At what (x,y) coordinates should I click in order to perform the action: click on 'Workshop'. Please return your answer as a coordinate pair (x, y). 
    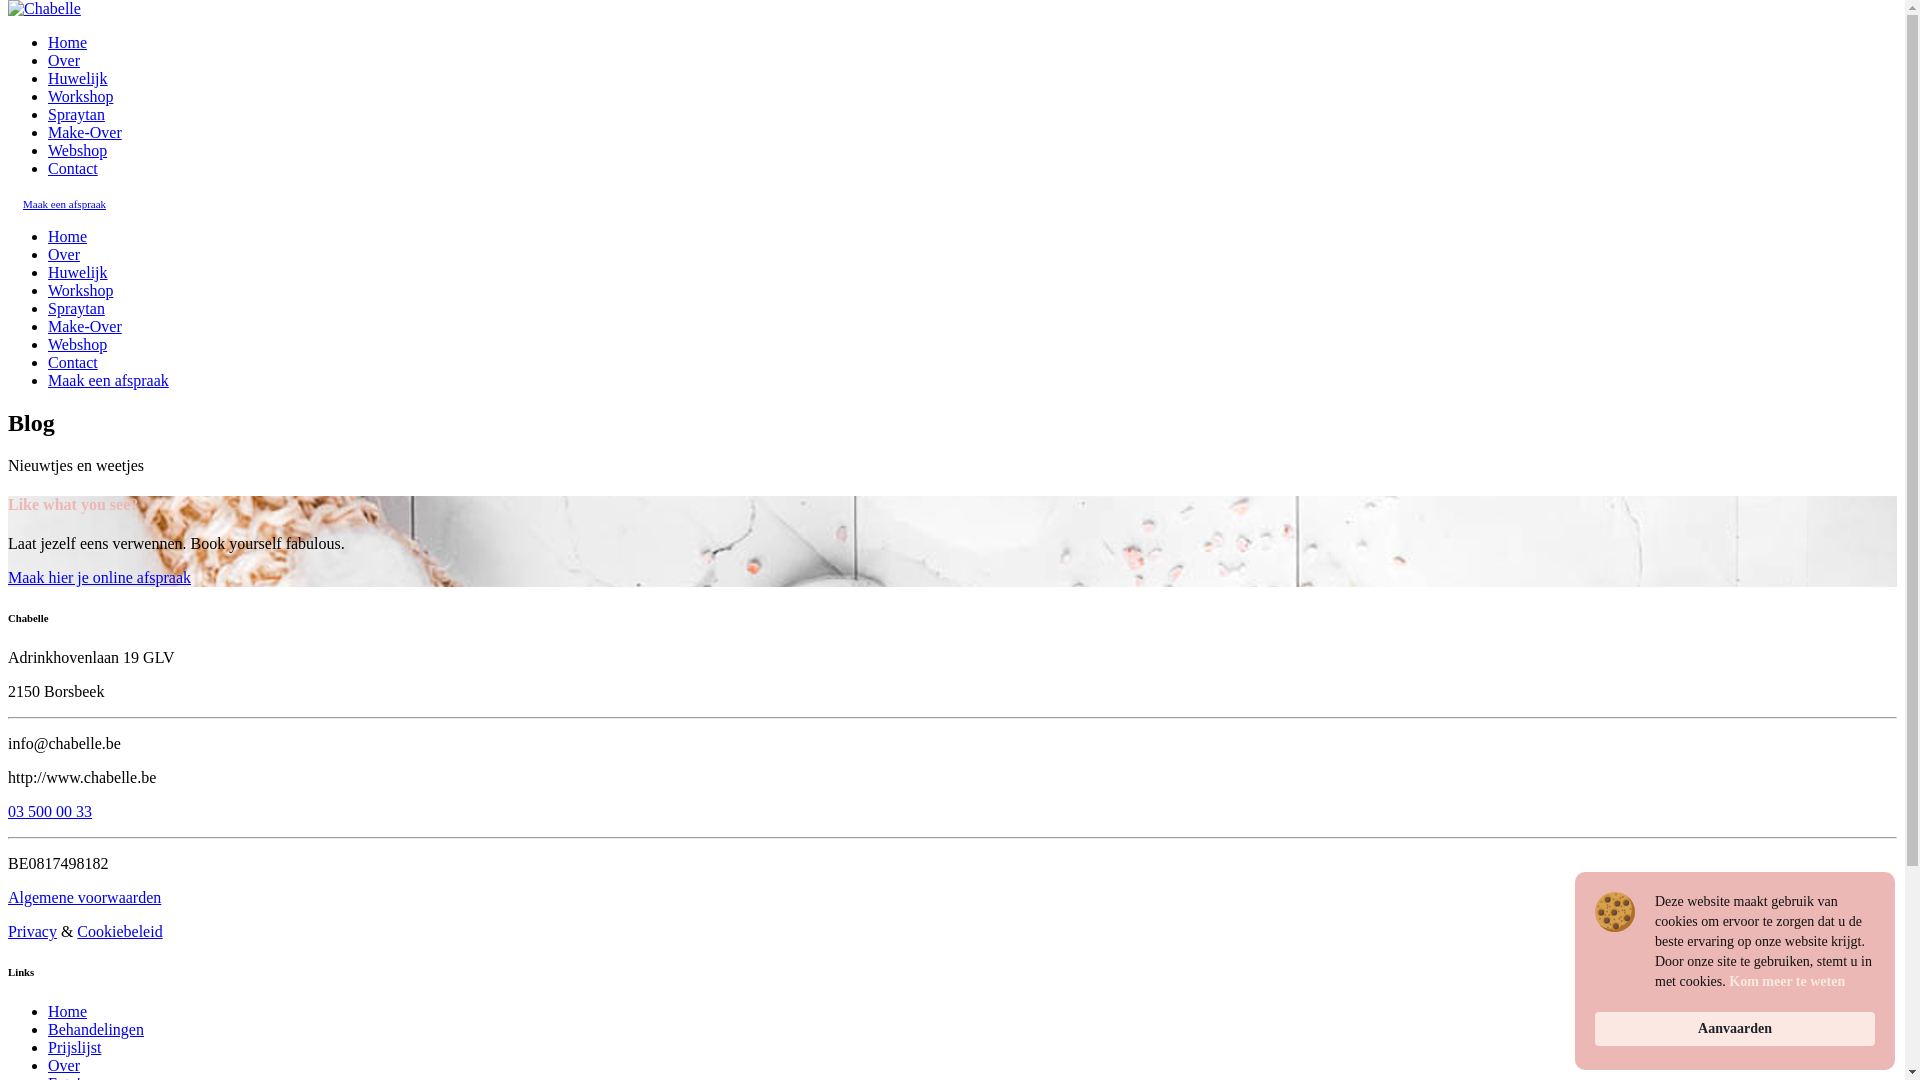
    Looking at the image, I should click on (48, 96).